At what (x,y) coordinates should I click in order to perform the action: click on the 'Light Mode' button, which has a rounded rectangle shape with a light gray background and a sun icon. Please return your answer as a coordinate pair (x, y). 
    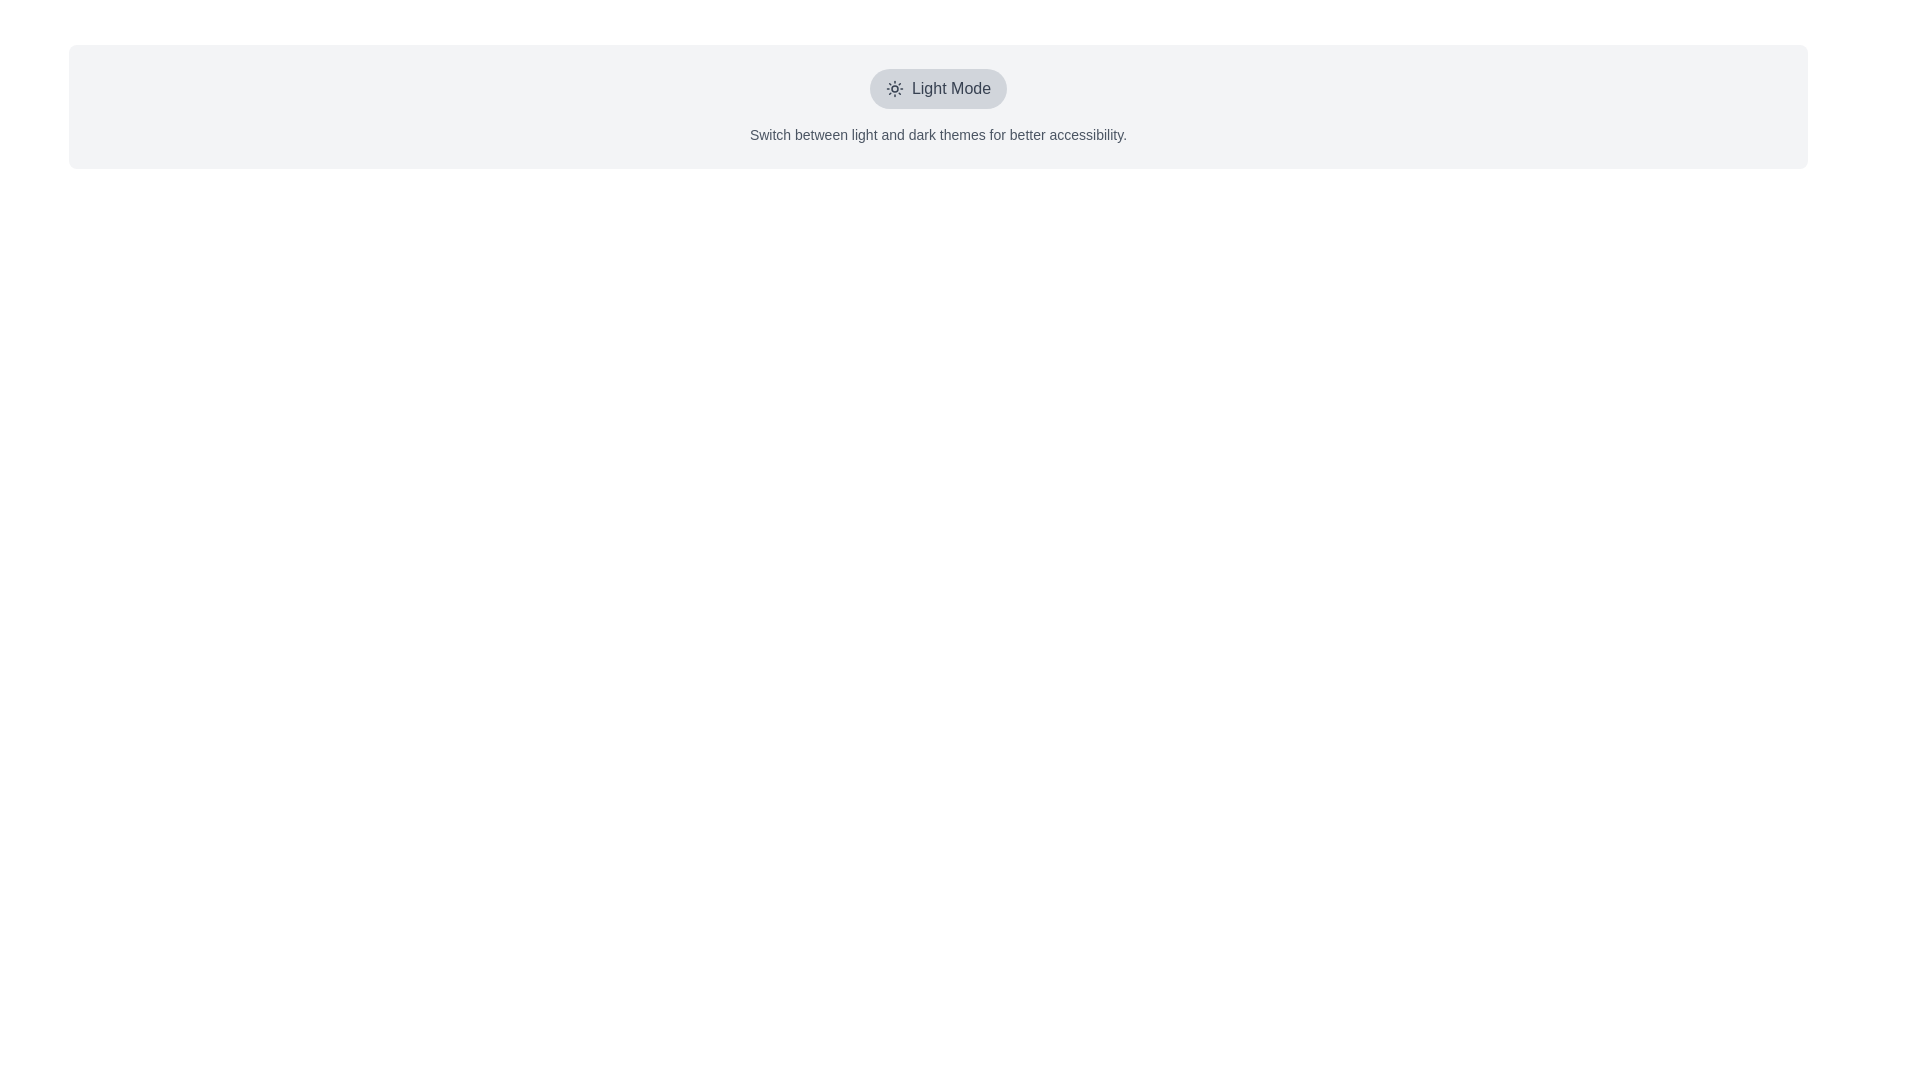
    Looking at the image, I should click on (936, 87).